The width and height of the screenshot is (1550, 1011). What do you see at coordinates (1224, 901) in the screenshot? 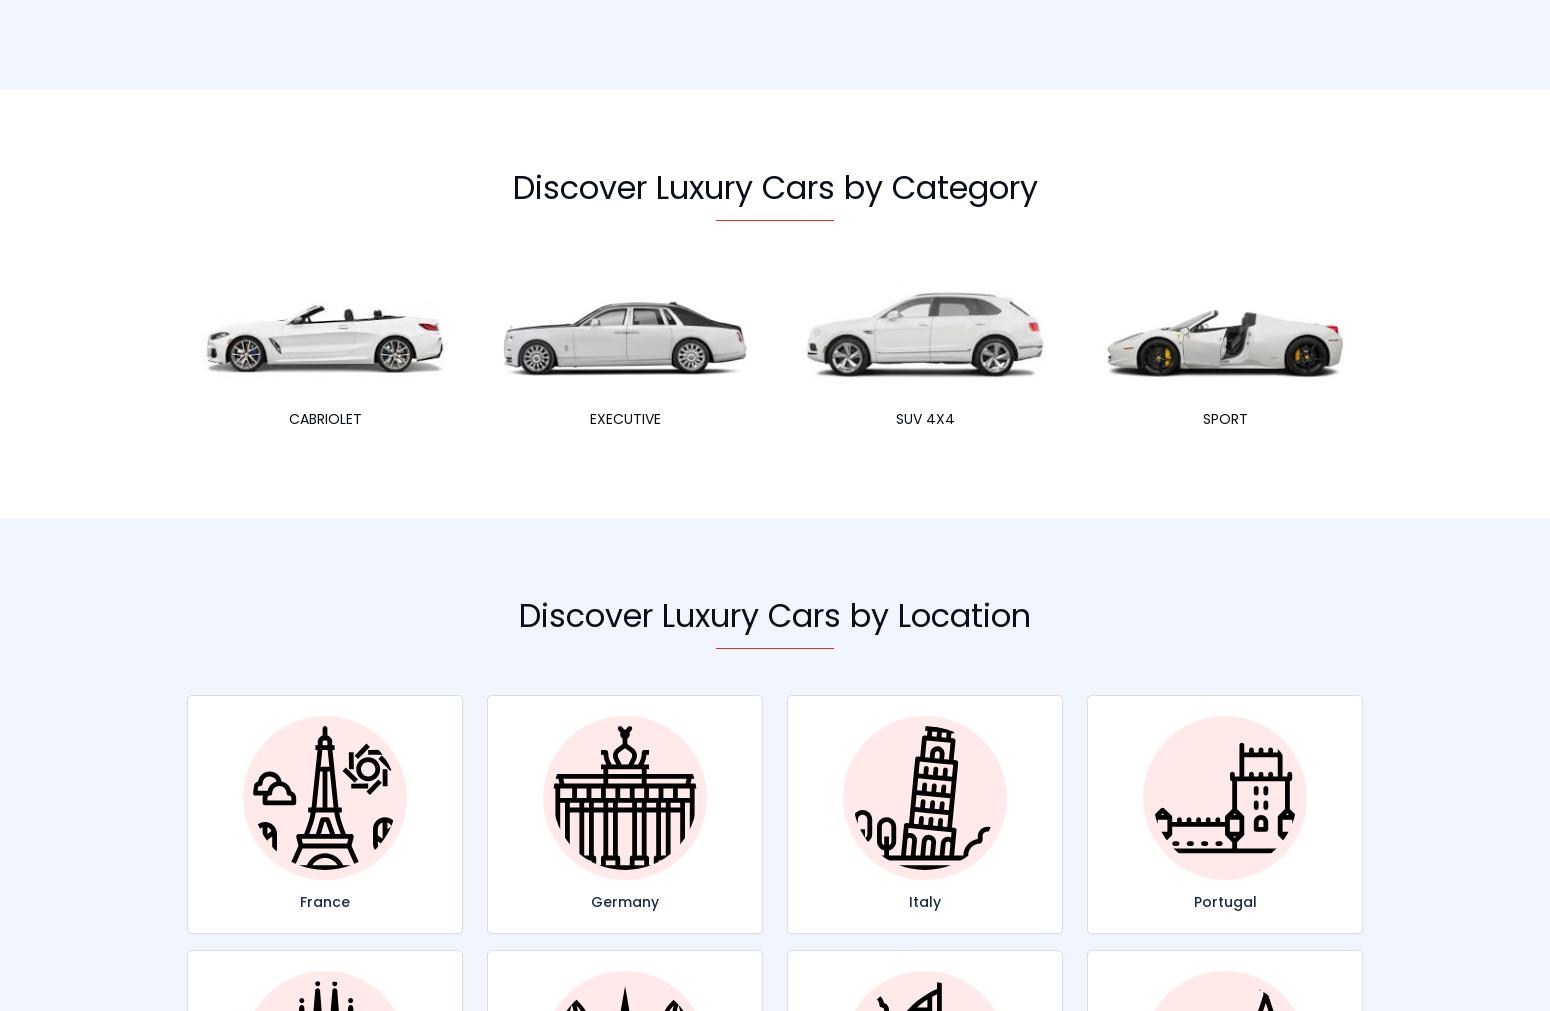
I see `'Portugal'` at bounding box center [1224, 901].